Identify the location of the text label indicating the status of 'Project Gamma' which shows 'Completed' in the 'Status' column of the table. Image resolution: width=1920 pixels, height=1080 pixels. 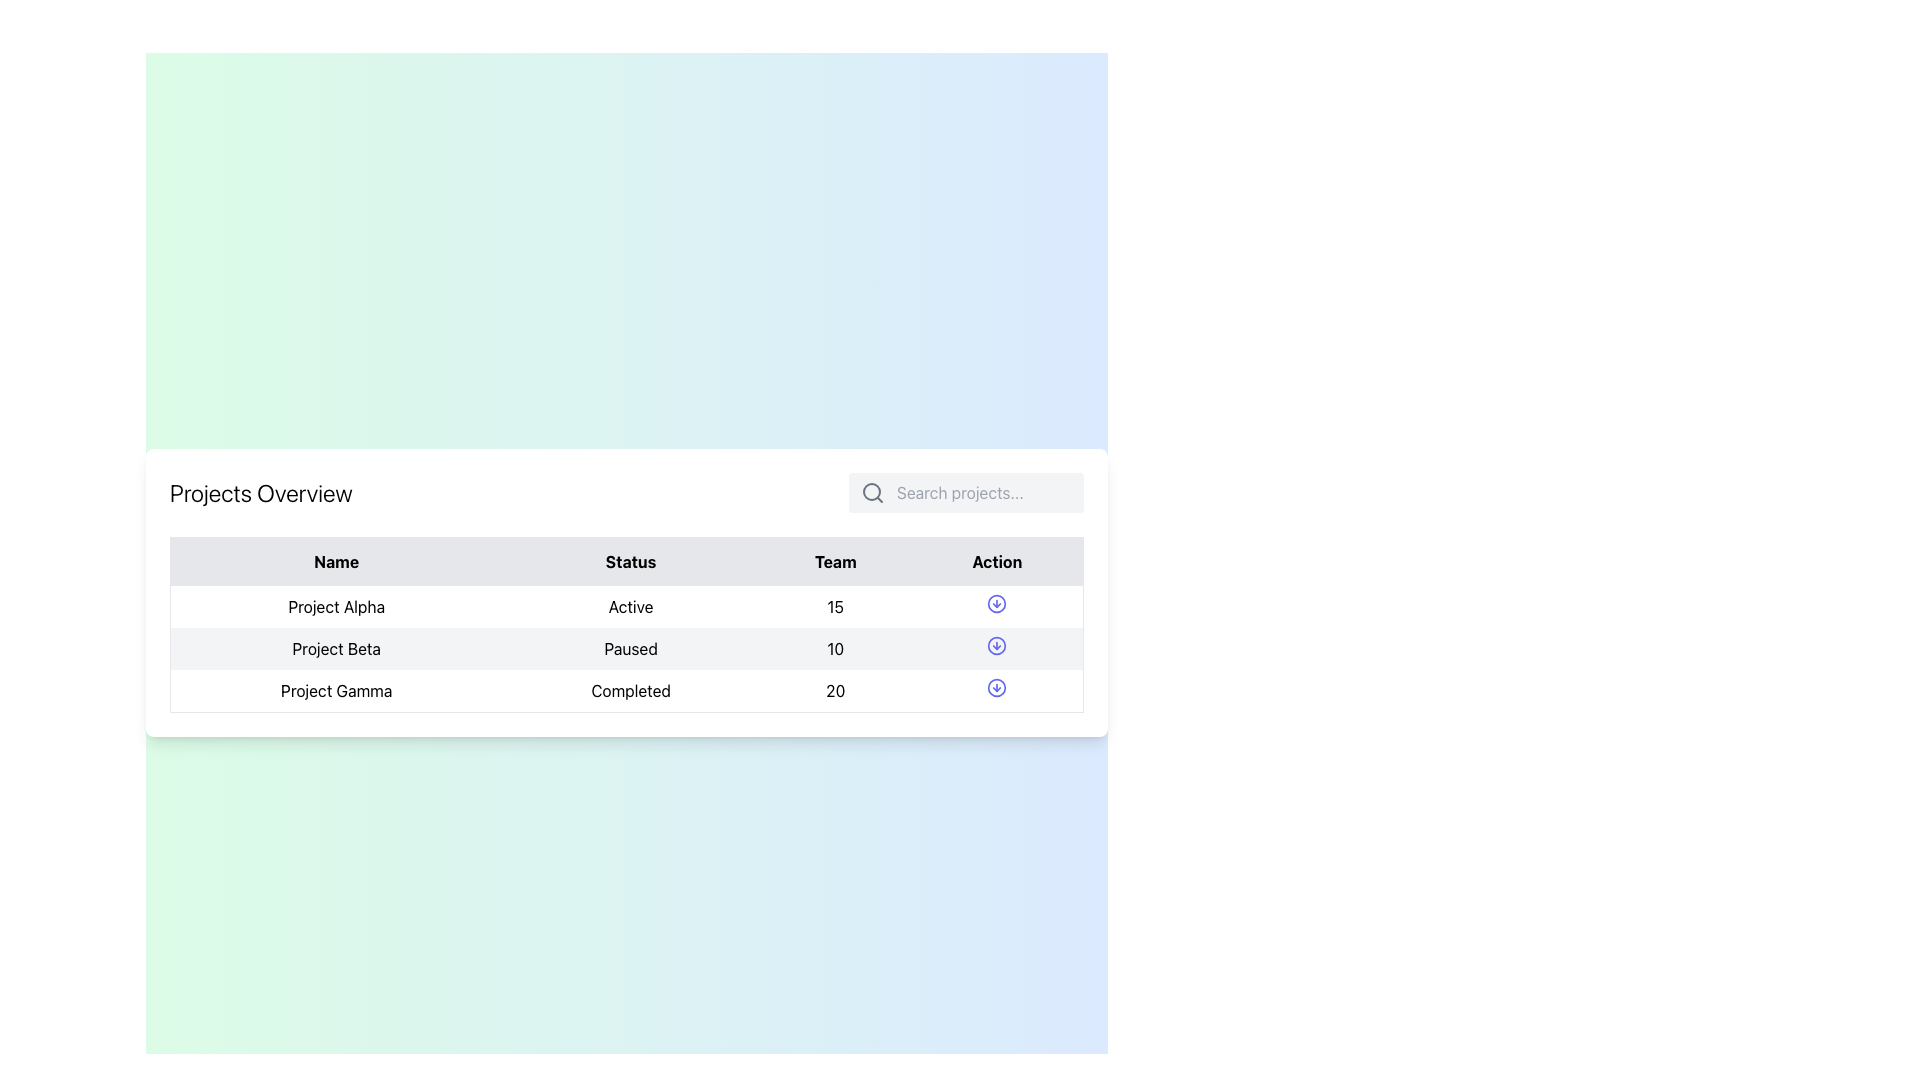
(630, 690).